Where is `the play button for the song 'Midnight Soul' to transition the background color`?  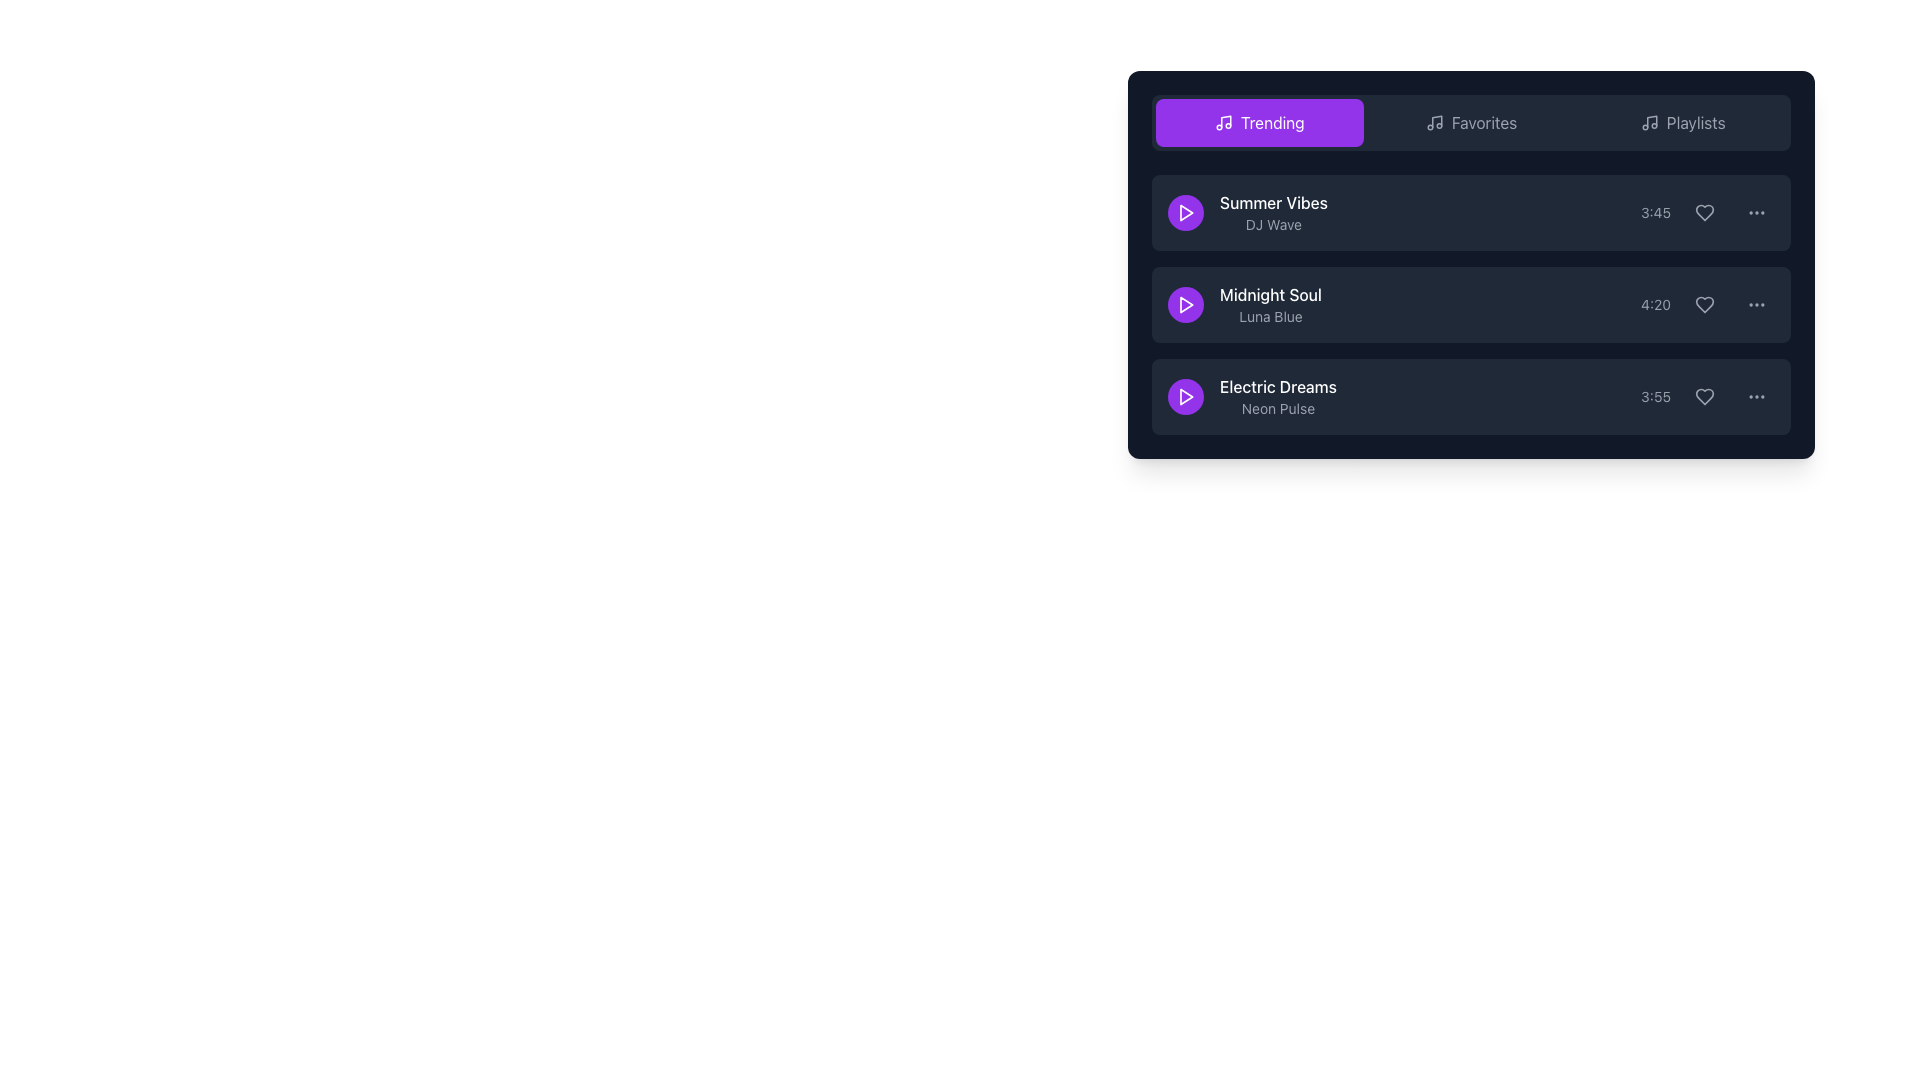
the play button for the song 'Midnight Soul' to transition the background color is located at coordinates (1185, 304).